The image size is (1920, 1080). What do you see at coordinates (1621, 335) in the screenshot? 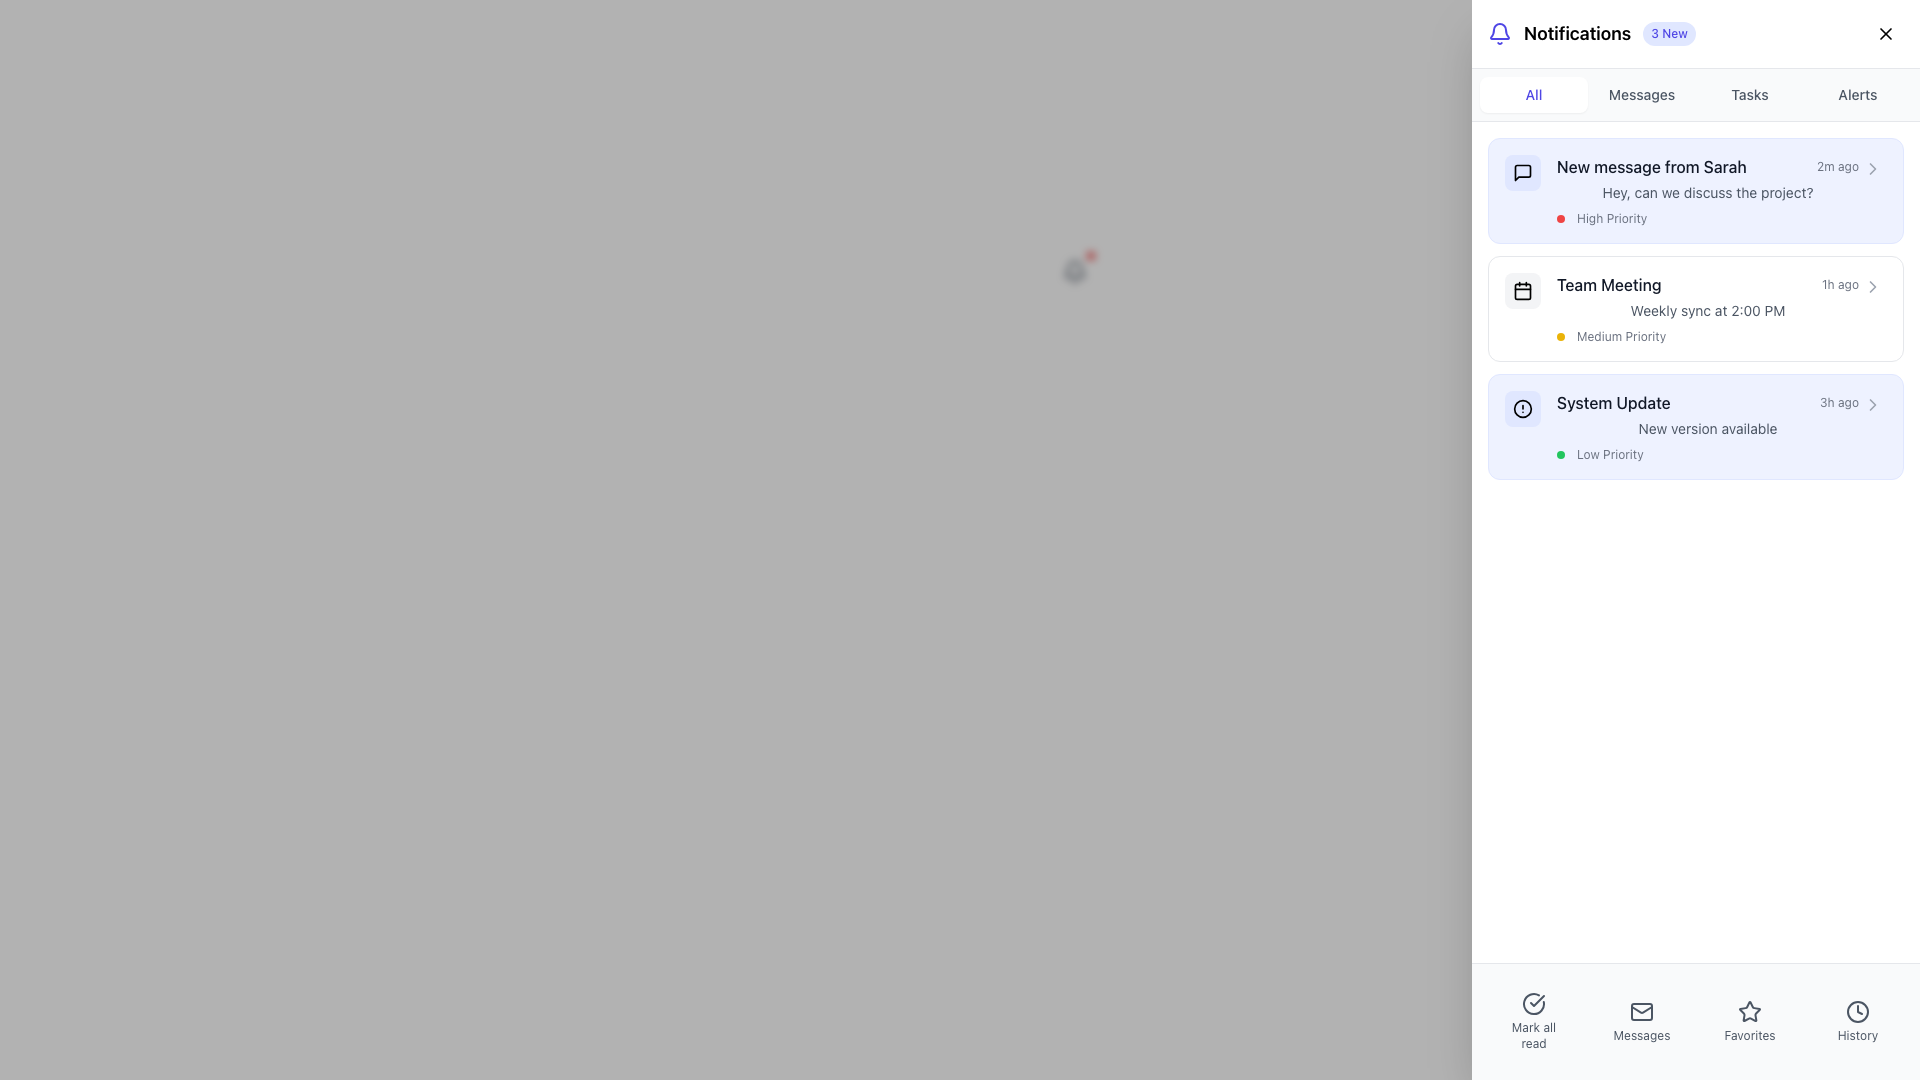
I see `the 'Medium Priority' static text label located in the second notification card of the 'Team Meeting' notification panel to assess its importance` at bounding box center [1621, 335].